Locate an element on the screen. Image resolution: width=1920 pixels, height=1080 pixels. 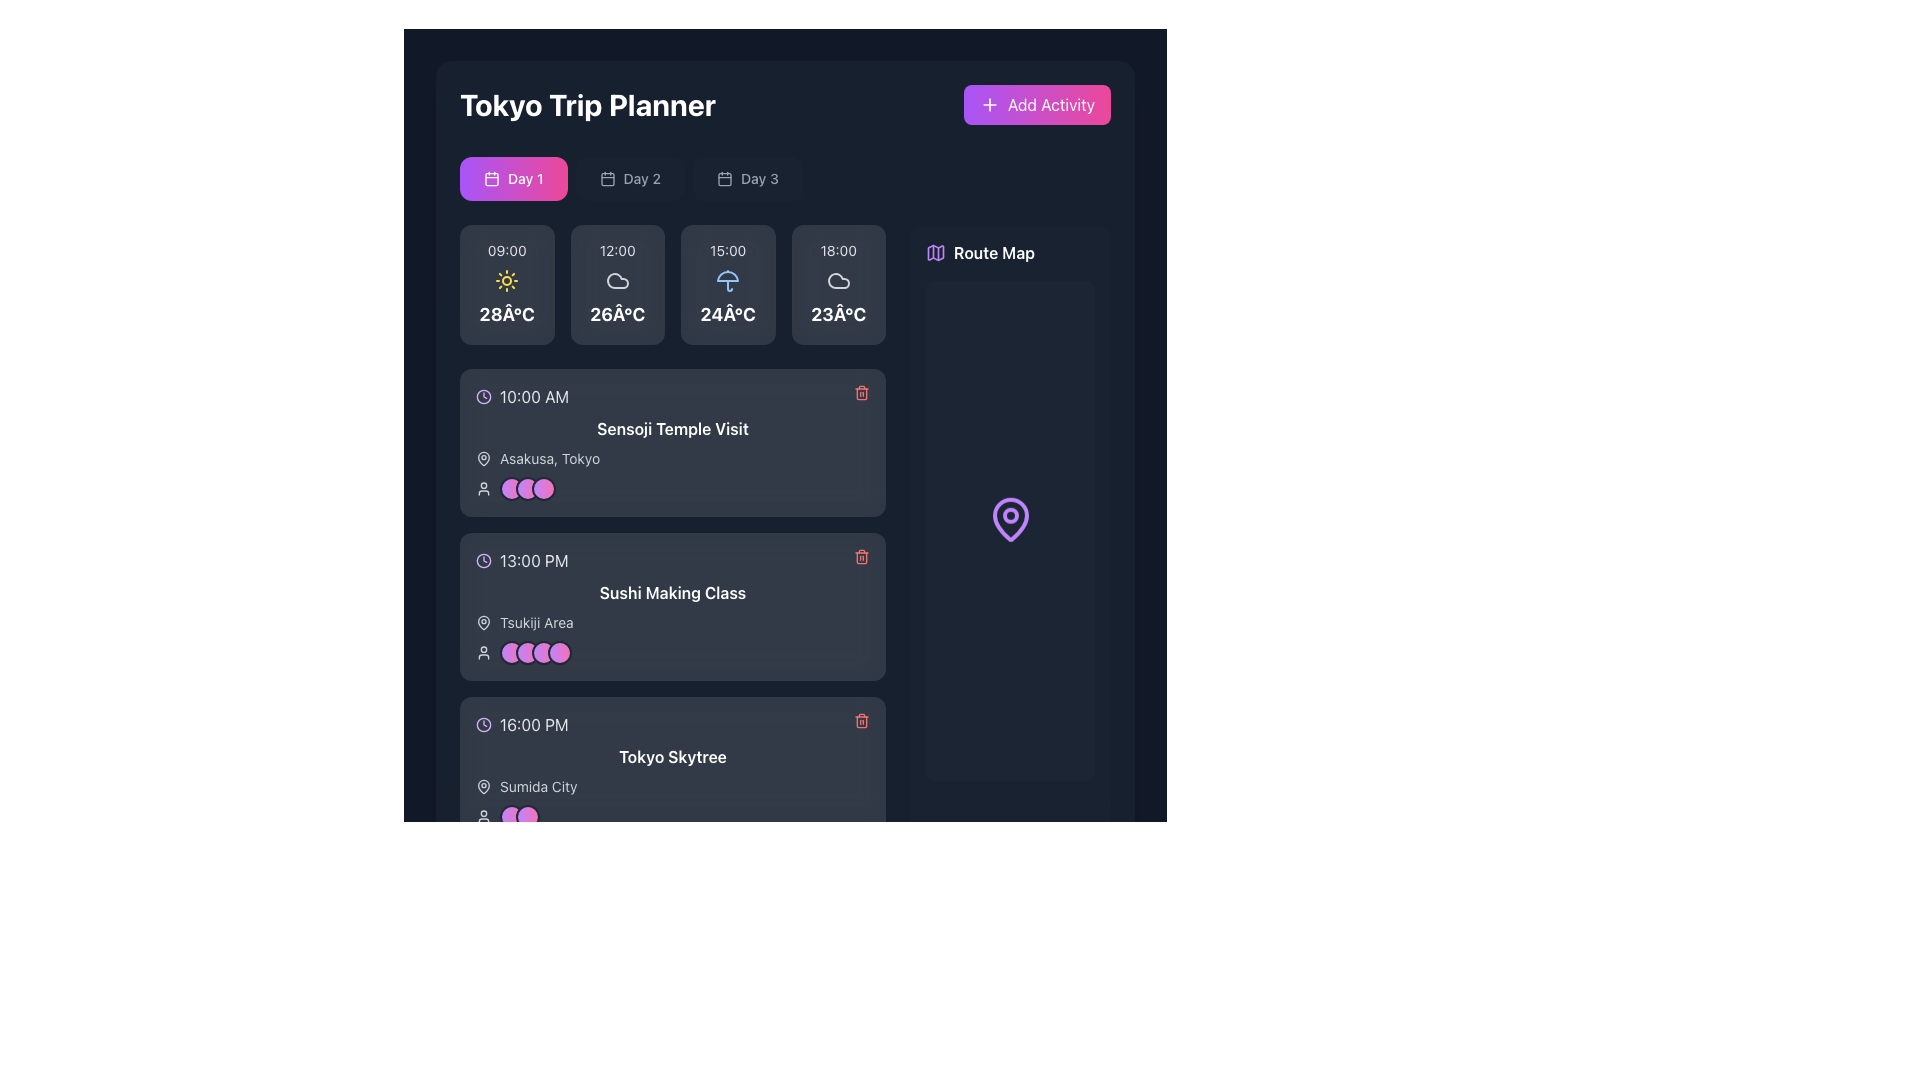
text label displaying the event name scheduled at 10:00 AM on the trip planner interface, located below the time and above the location details ('Asakusa, Tokyo') is located at coordinates (672, 427).